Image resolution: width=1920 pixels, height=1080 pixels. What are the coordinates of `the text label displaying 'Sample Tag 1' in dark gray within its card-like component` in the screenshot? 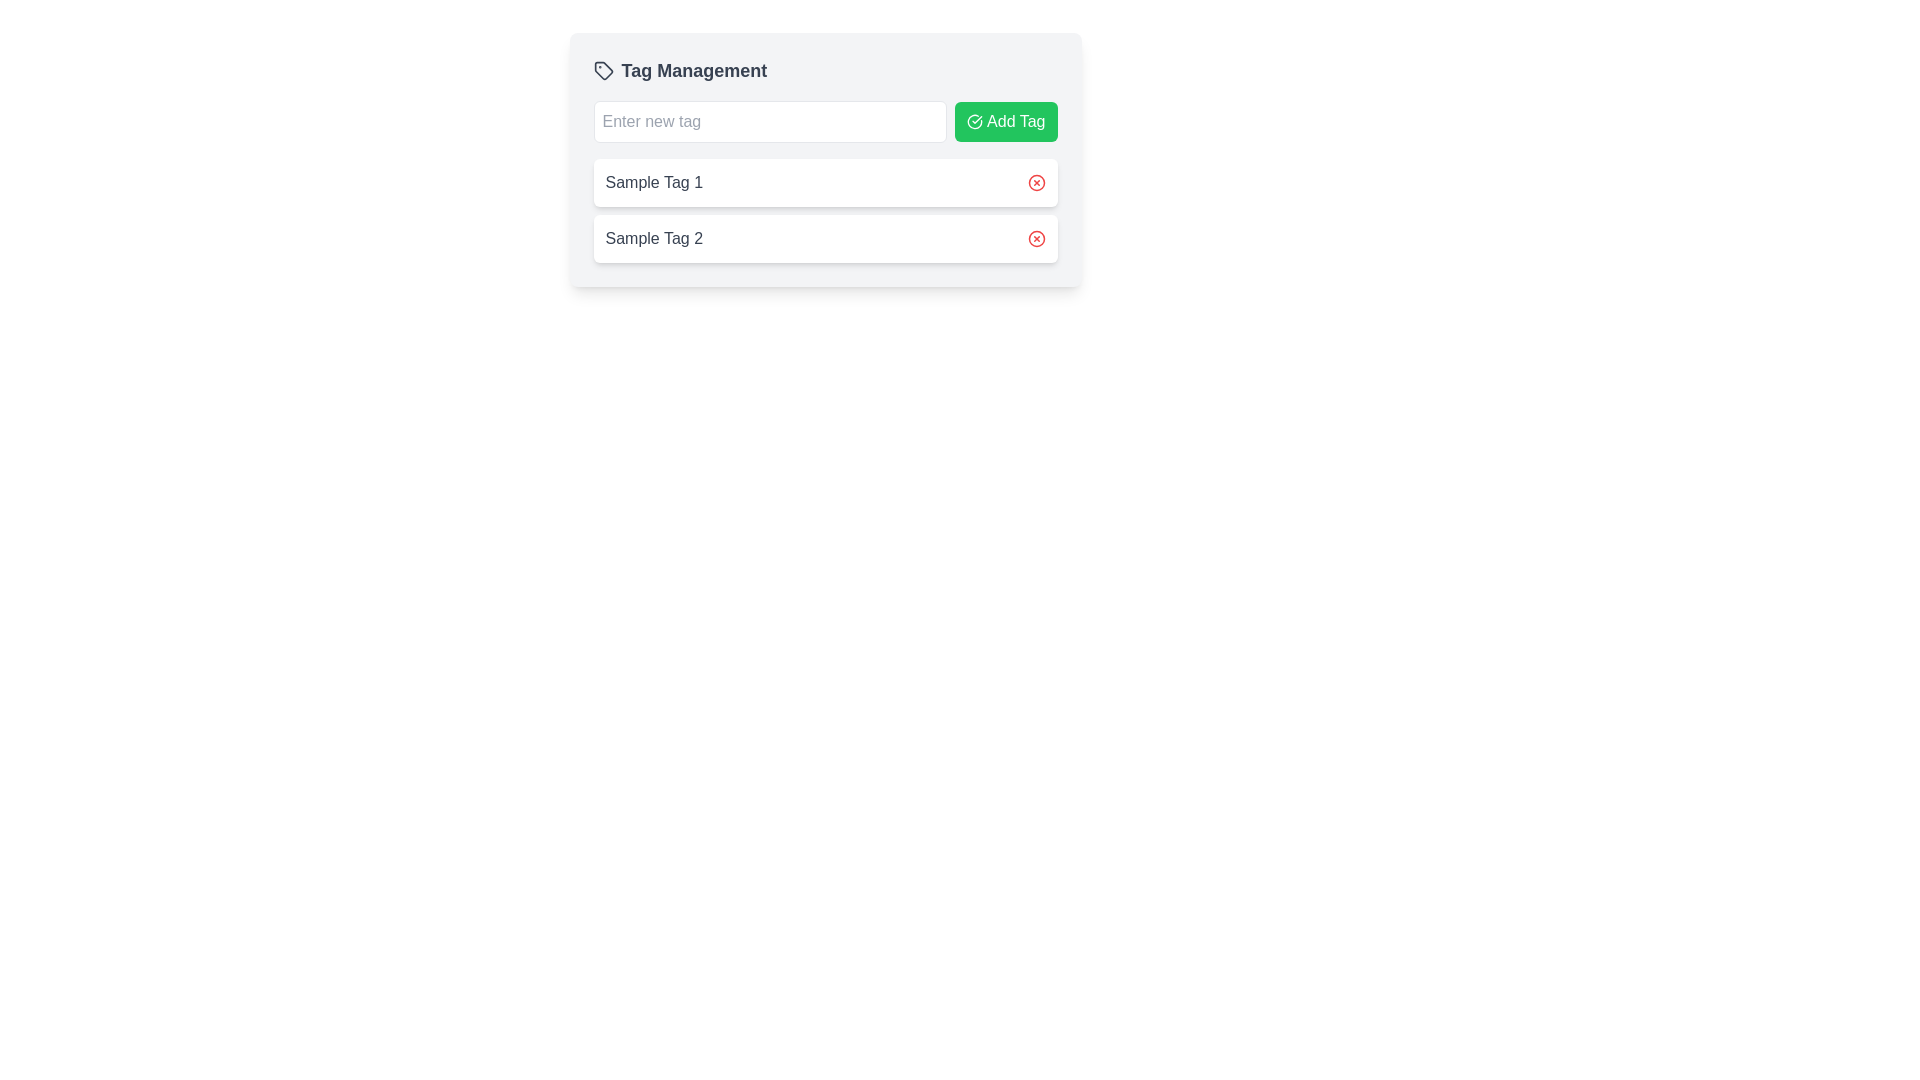 It's located at (654, 182).